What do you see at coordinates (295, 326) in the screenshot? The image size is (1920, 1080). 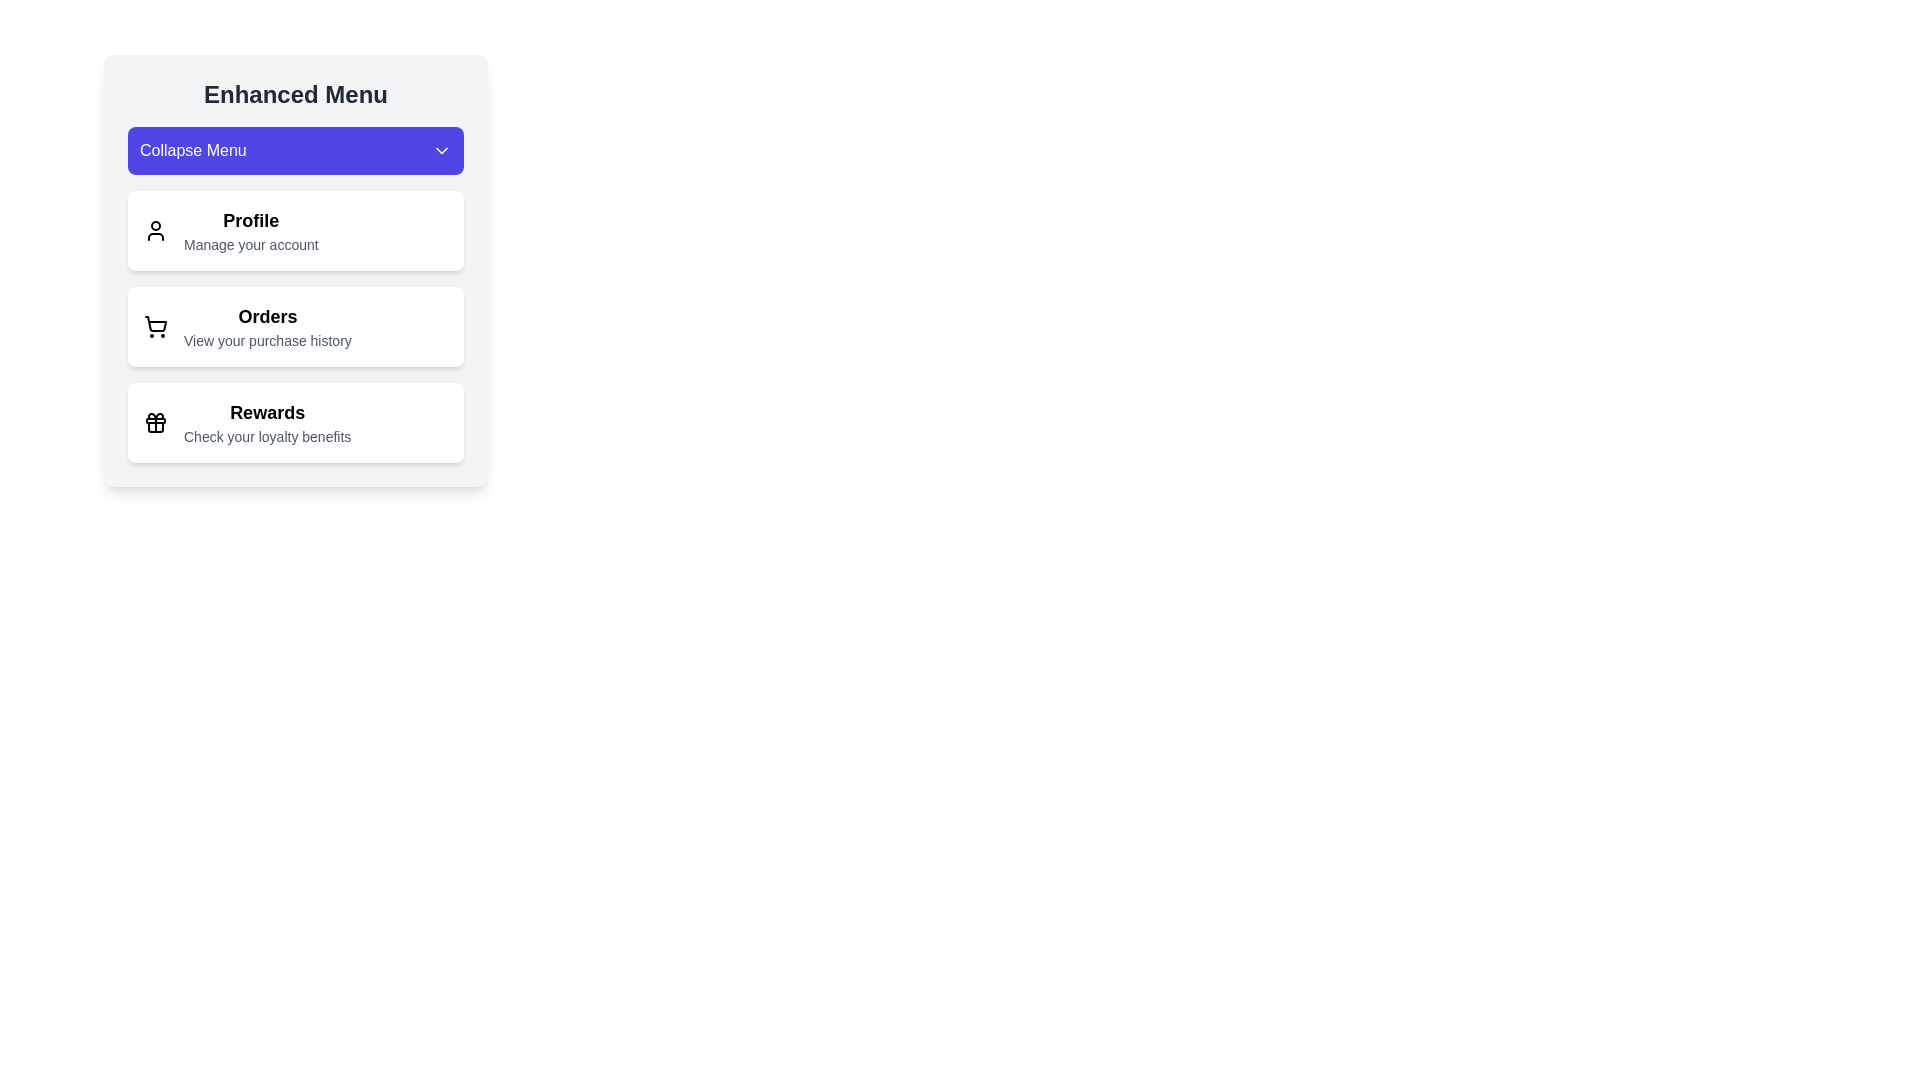 I see `the Menu panel with options that allows navigation for account management, orders history, and rewards` at bounding box center [295, 326].